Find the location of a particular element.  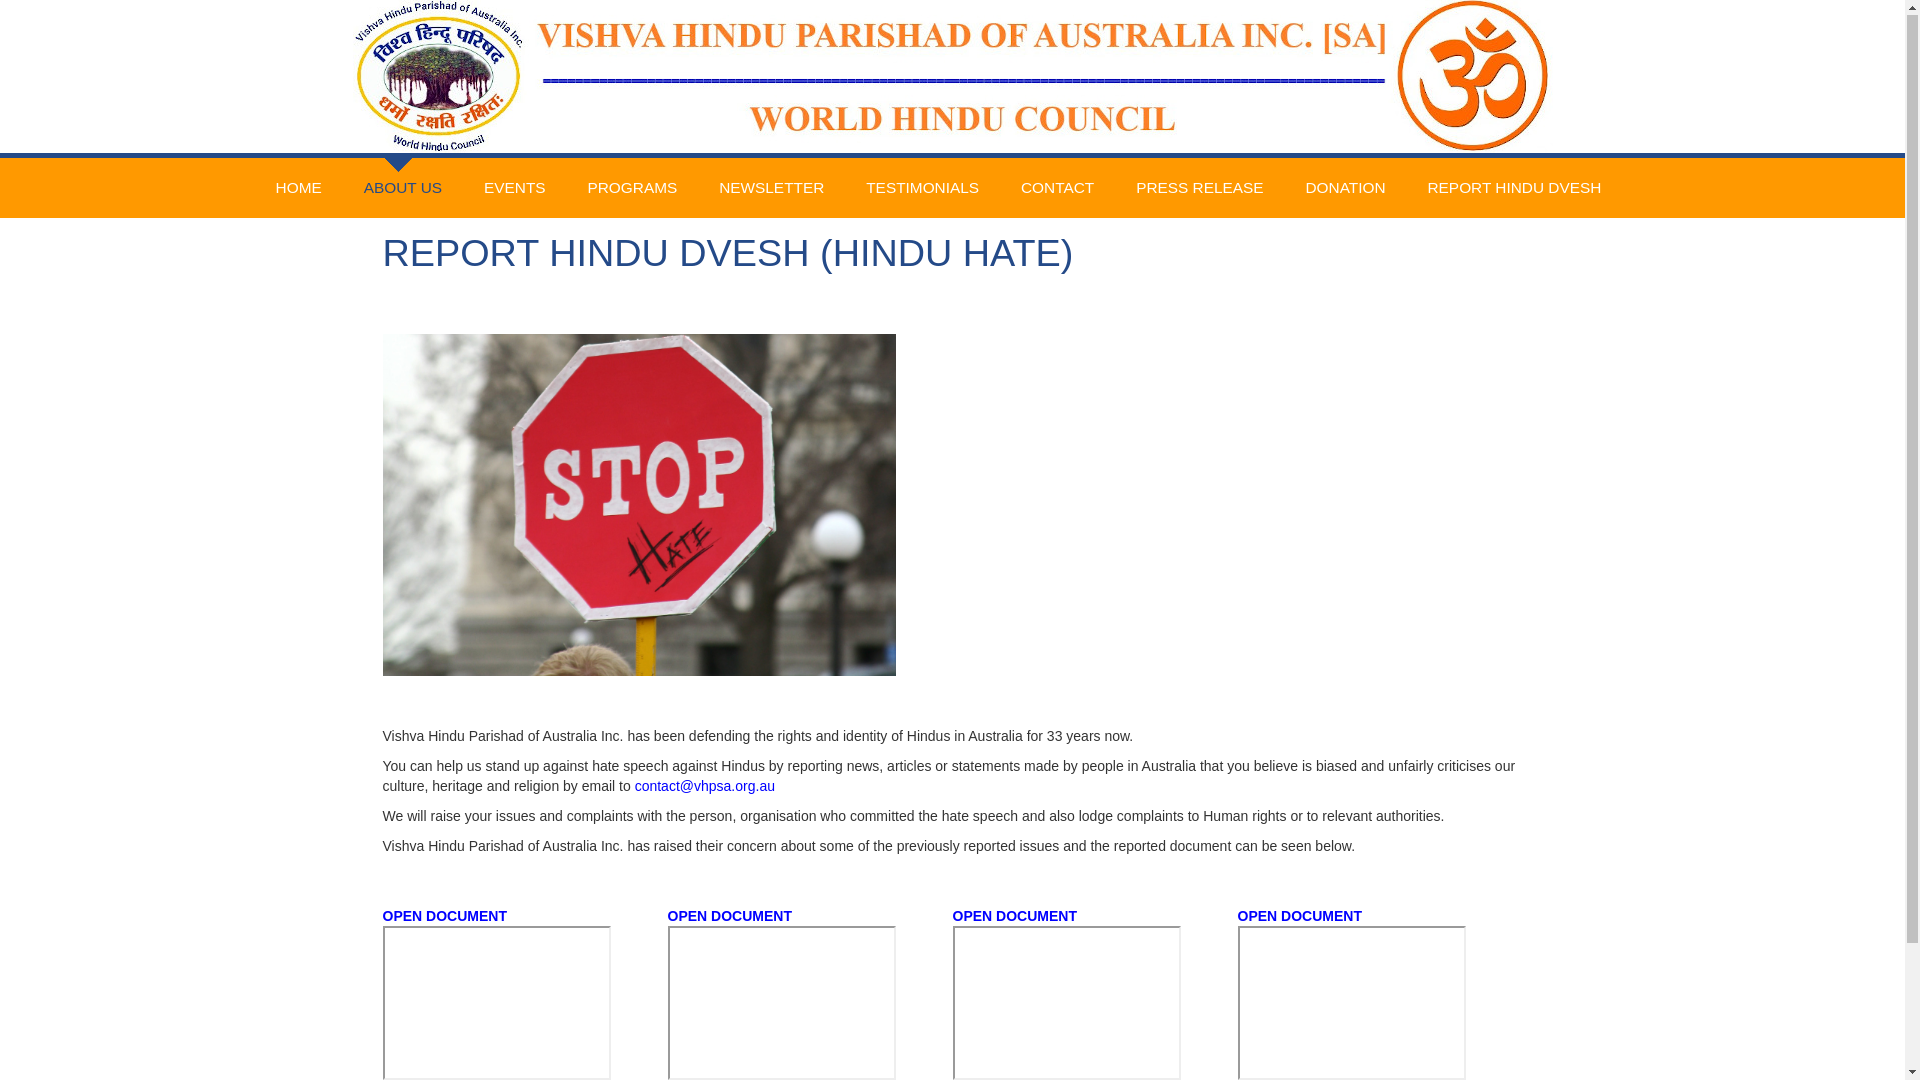

'CONTACT' is located at coordinates (1056, 189).